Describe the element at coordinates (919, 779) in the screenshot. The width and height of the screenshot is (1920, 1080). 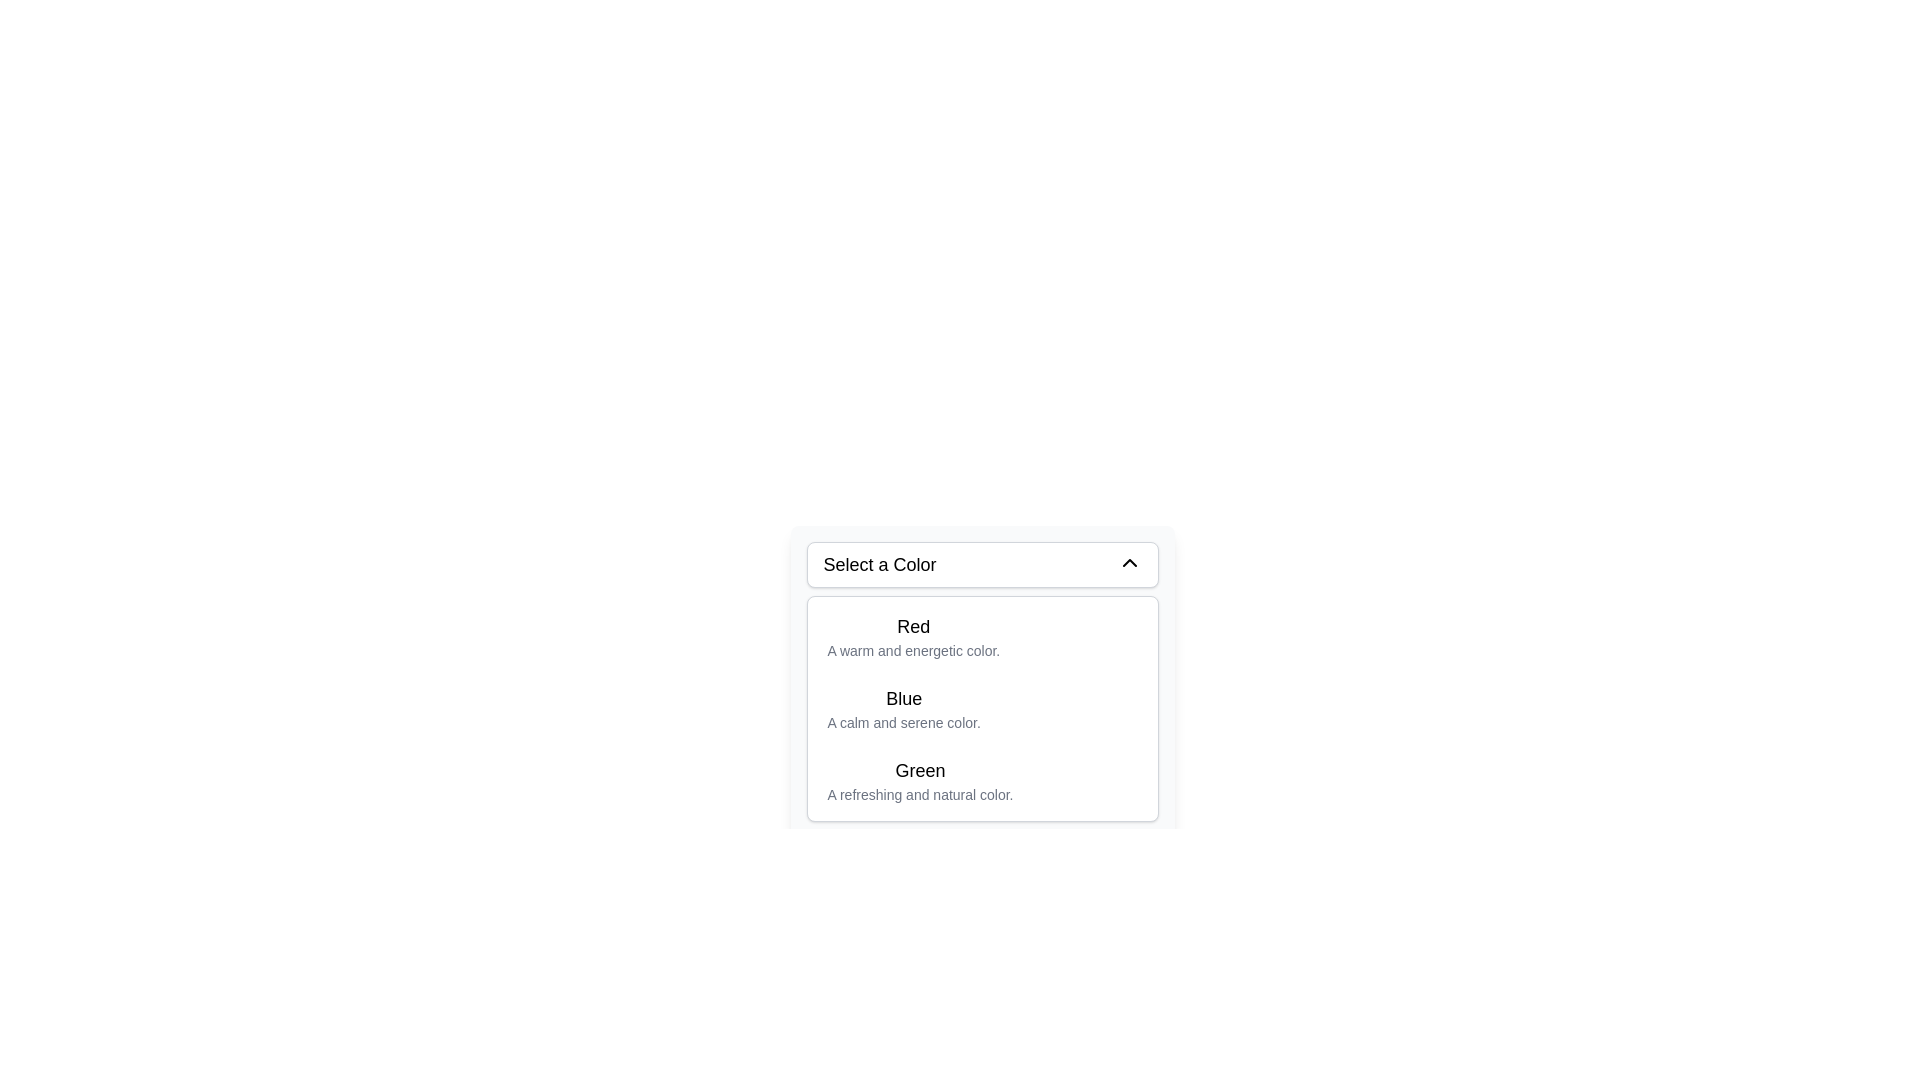
I see `the selectable list item representing the color green in the dropdown menu titled 'Select a Color'` at that location.